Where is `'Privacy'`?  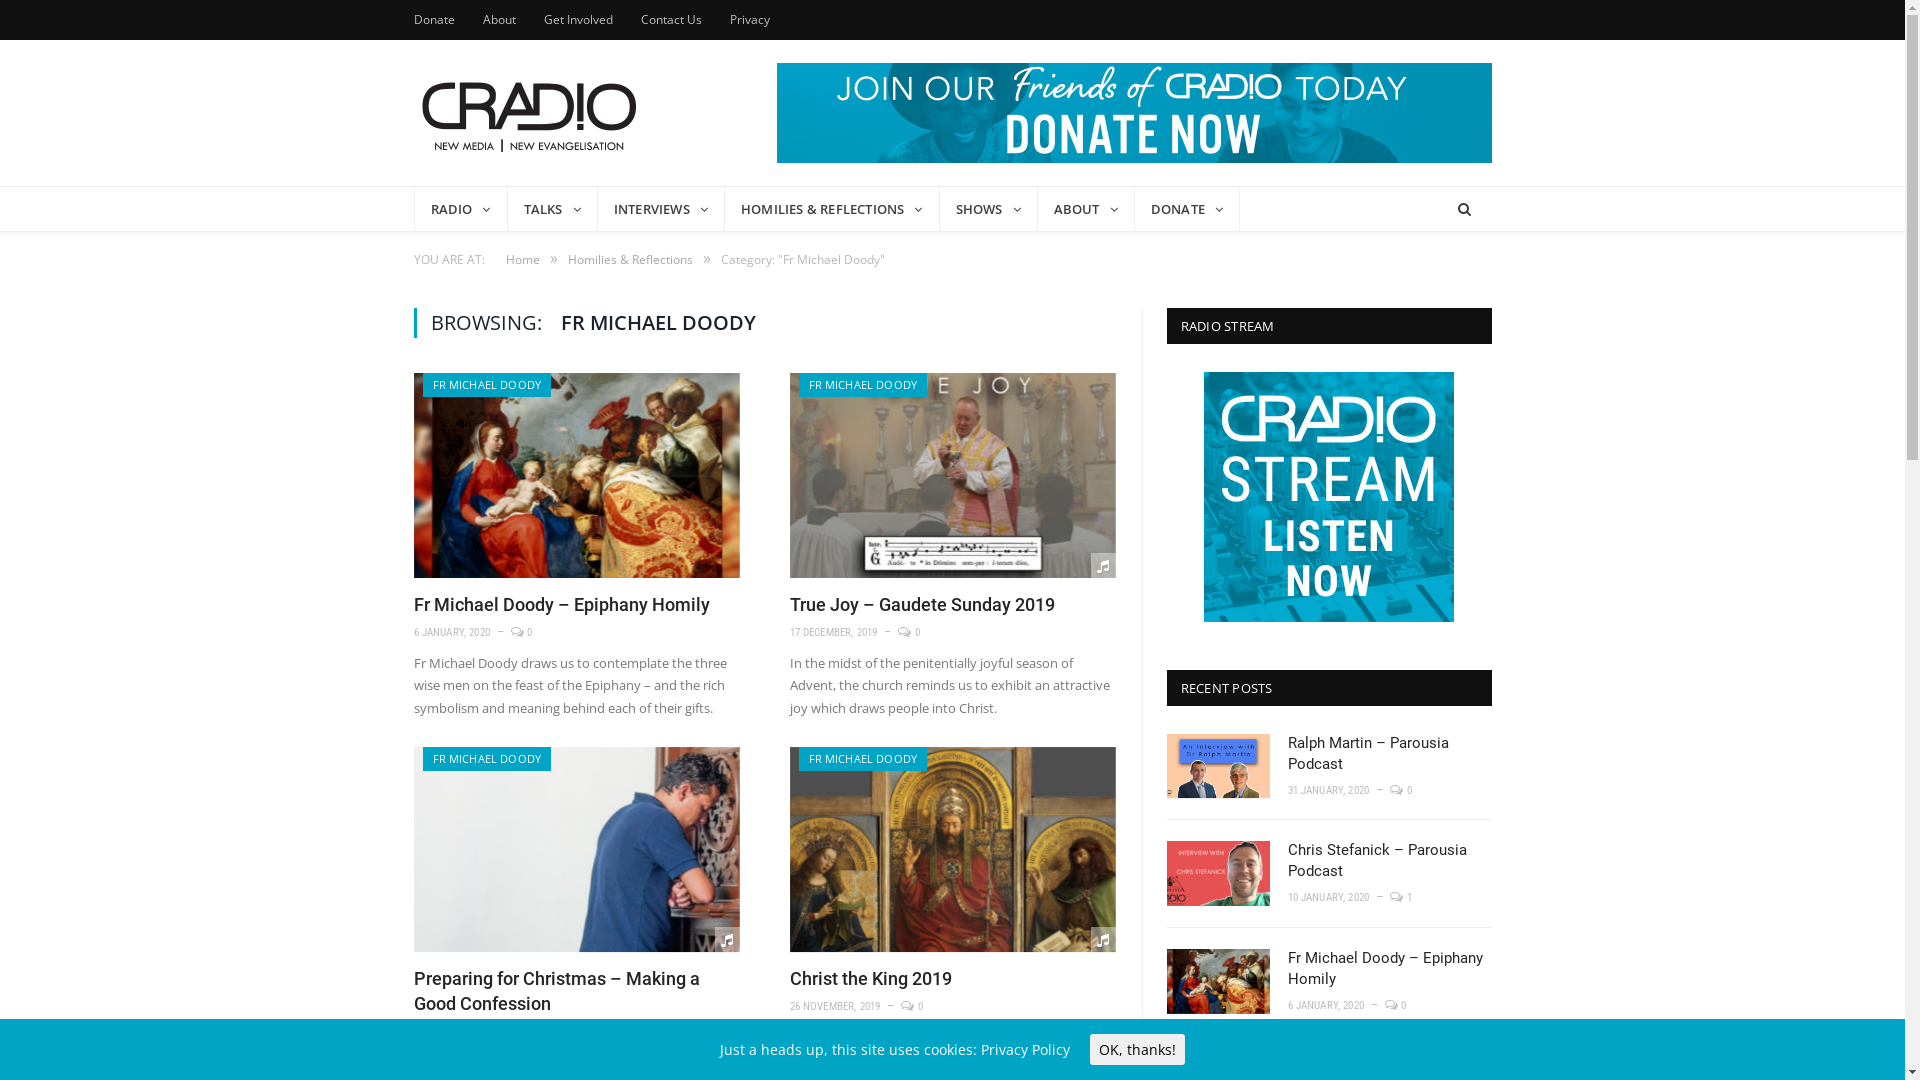 'Privacy' is located at coordinates (748, 19).